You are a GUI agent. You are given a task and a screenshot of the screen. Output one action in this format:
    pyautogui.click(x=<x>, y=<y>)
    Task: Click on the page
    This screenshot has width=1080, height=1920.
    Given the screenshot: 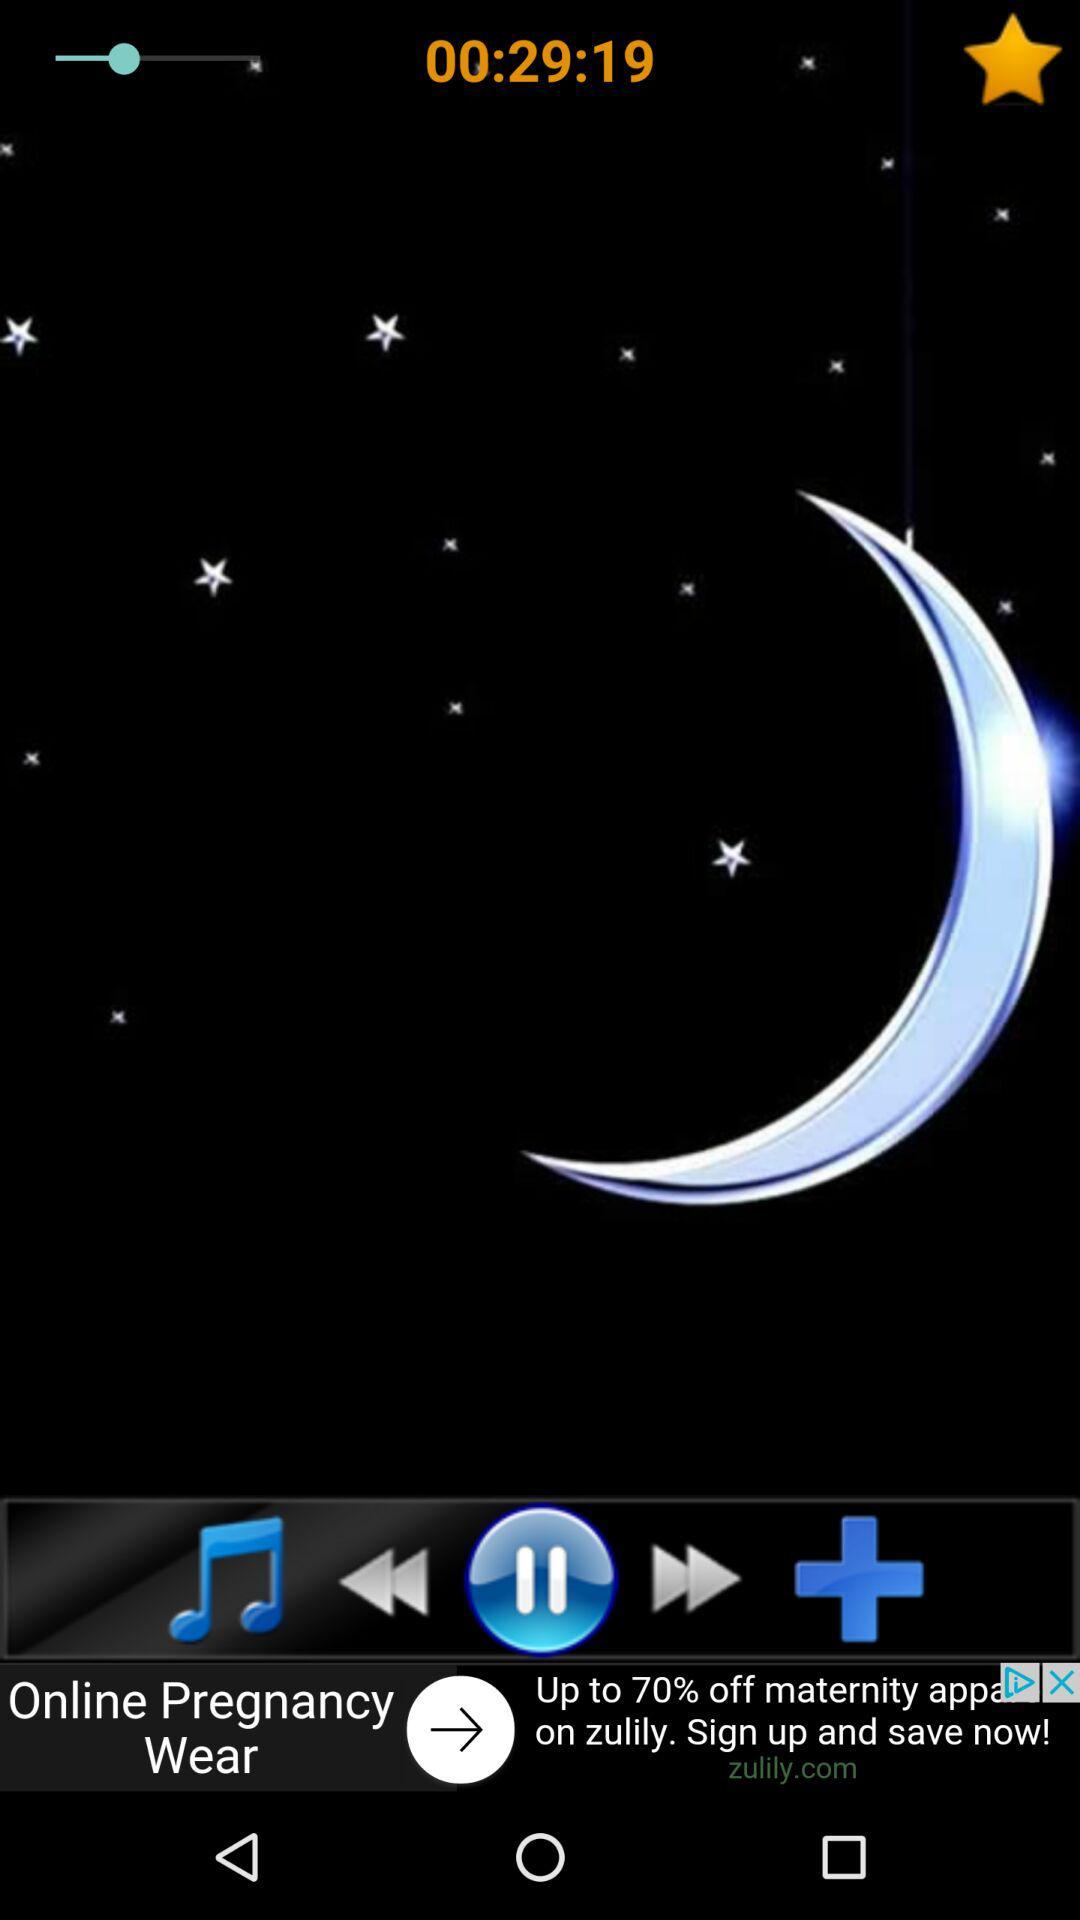 What is the action you would take?
    pyautogui.click(x=1020, y=59)
    